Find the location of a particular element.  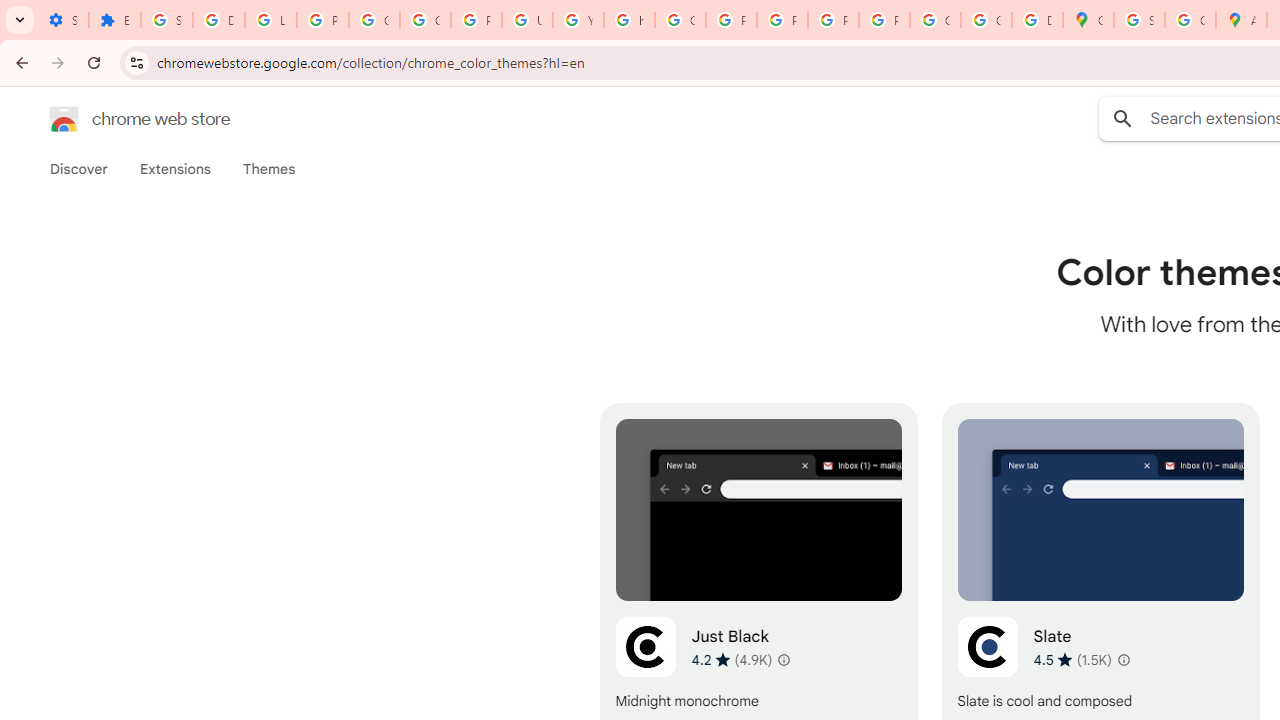

'Delete photos & videos - Computer - Google Photos Help' is located at coordinates (218, 20).